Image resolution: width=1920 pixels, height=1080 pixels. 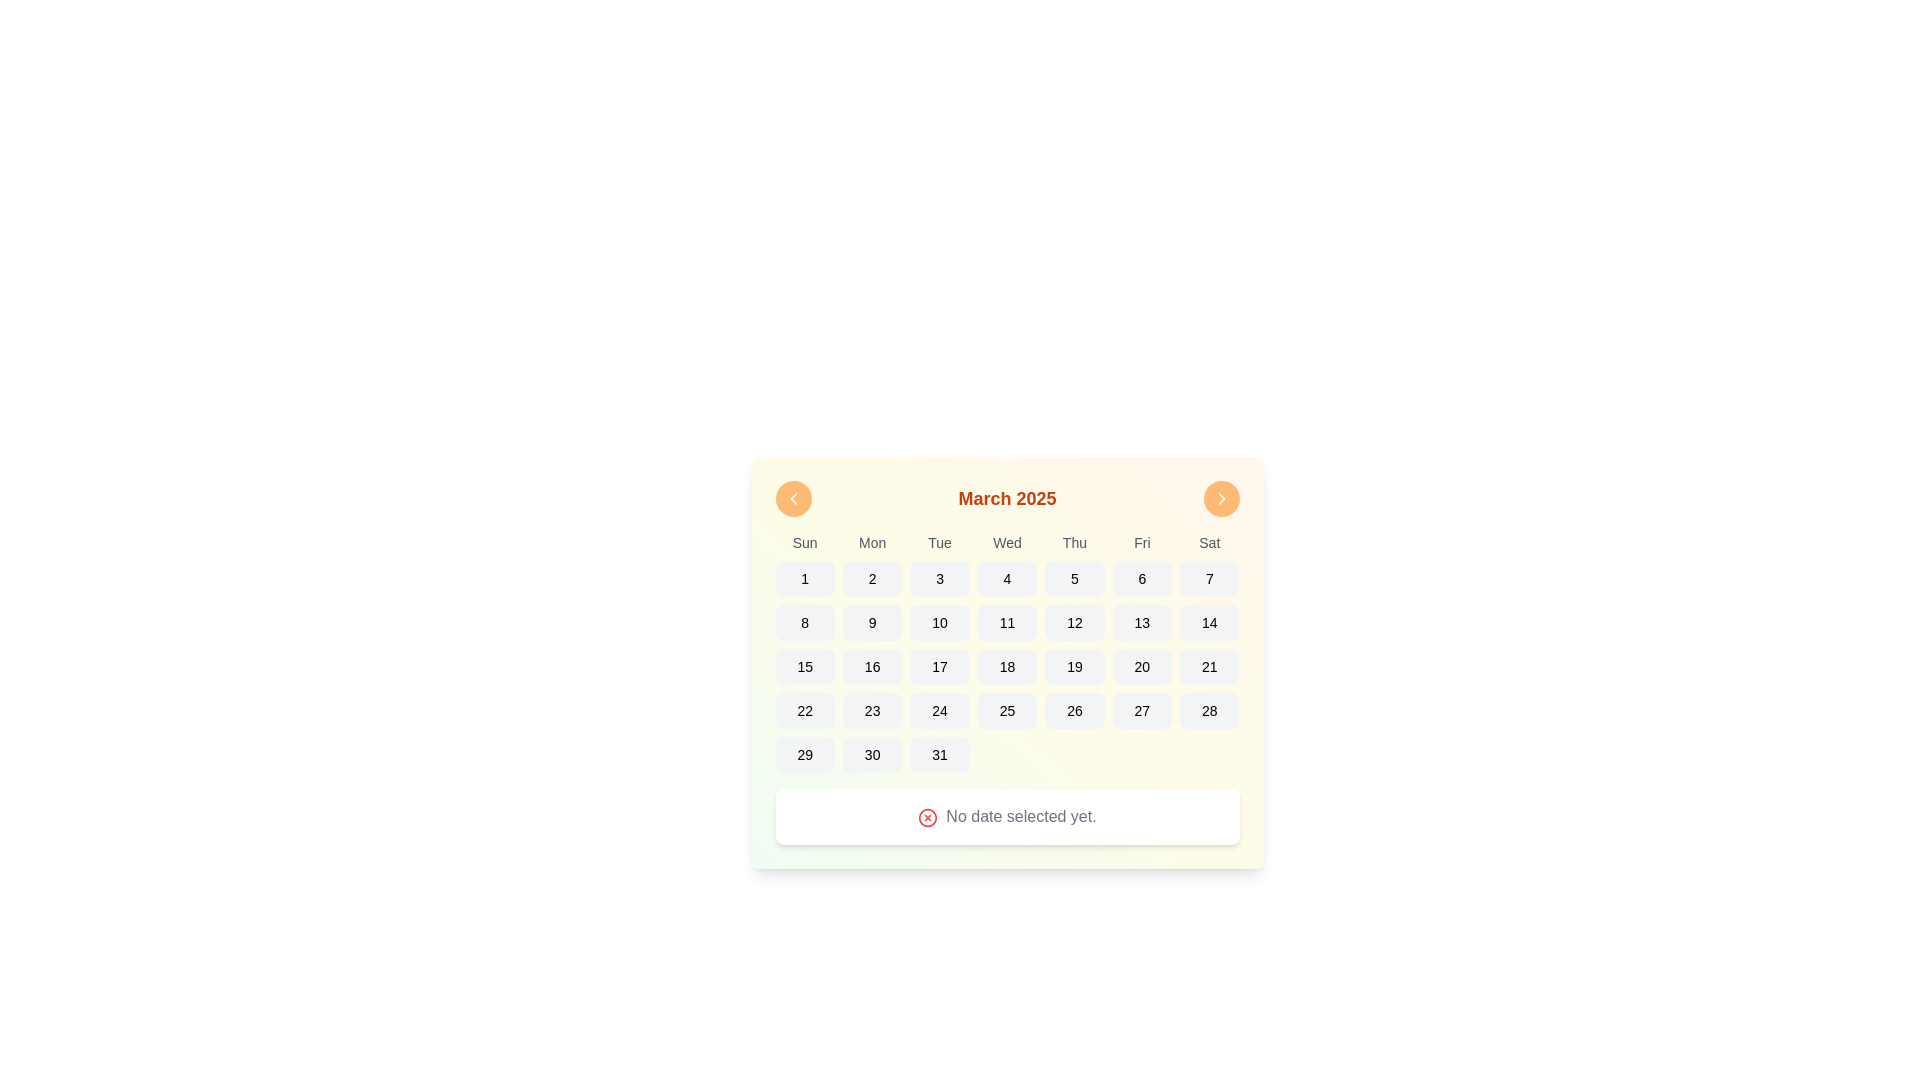 I want to click on the button representing the day '4' in the calendar grid located in the first row, fourth column, so click(x=1007, y=578).